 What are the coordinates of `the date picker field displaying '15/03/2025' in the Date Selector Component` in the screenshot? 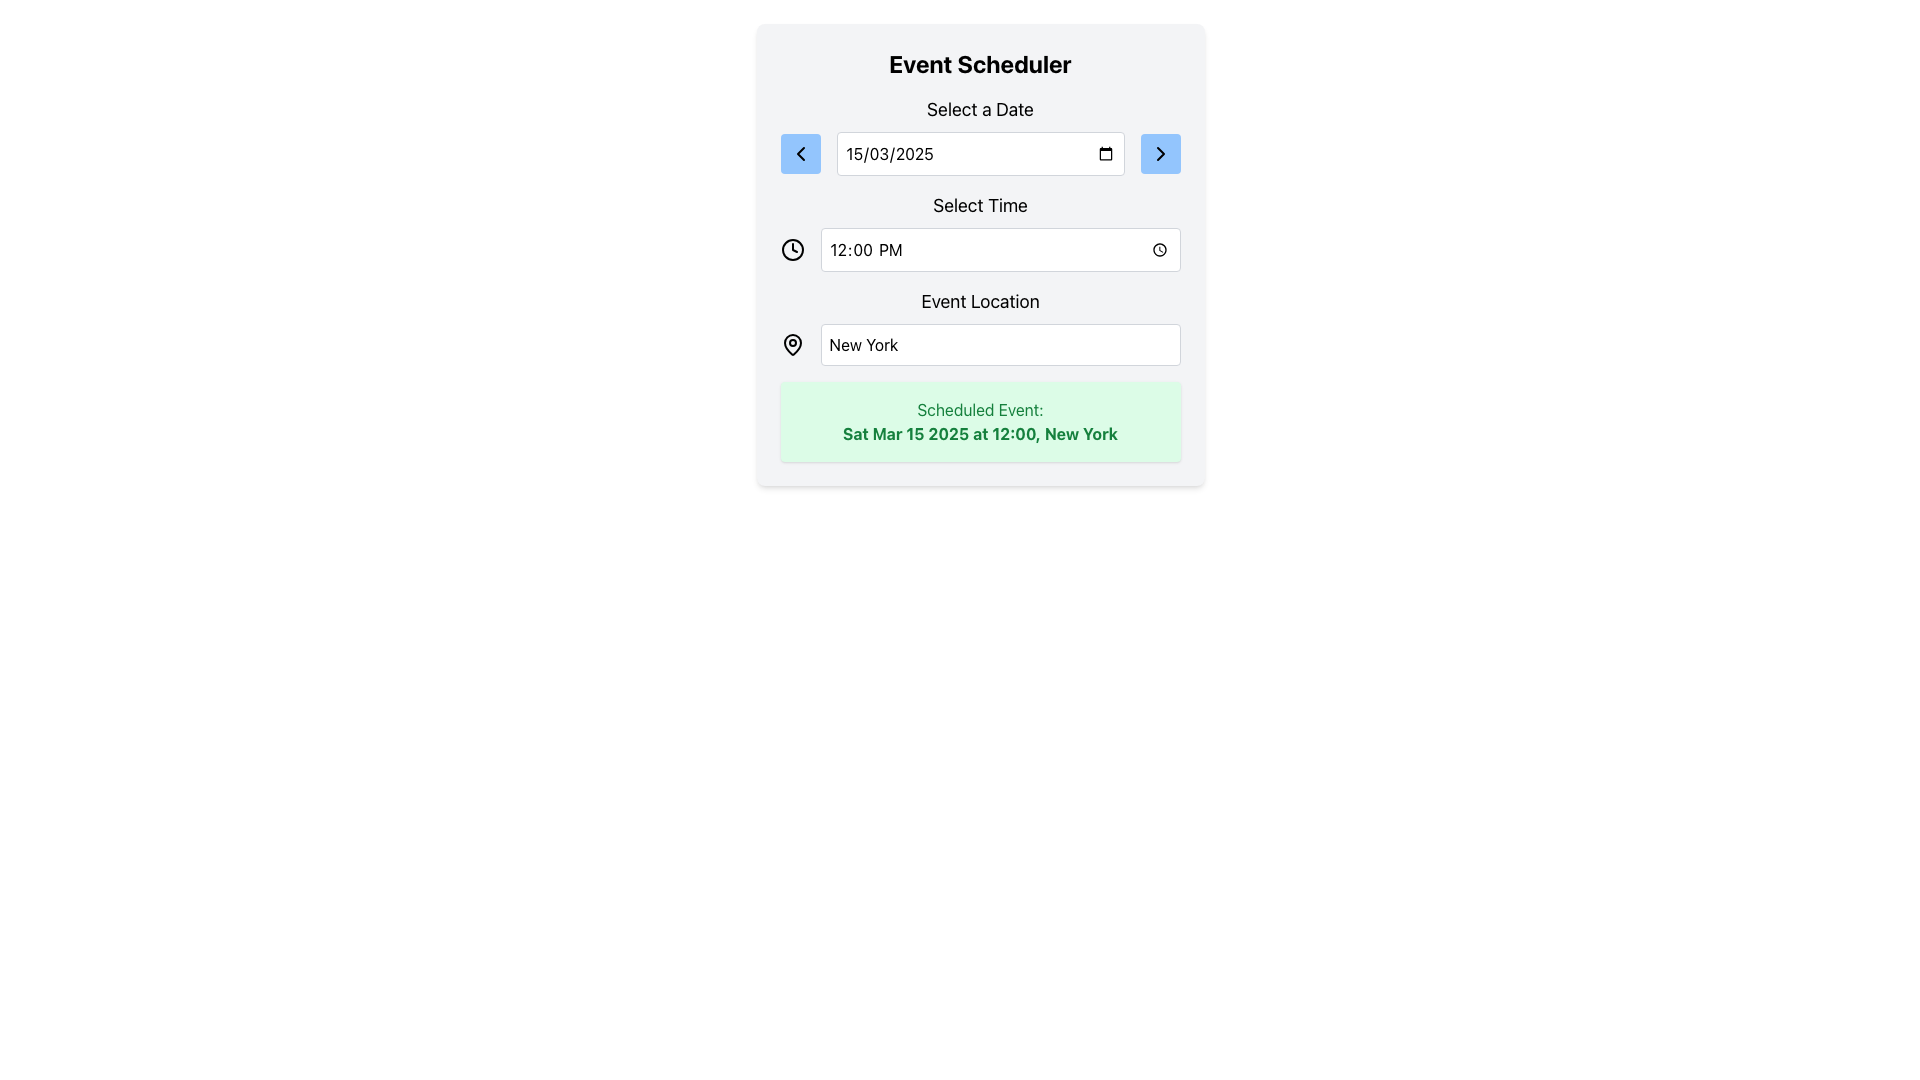 It's located at (980, 153).